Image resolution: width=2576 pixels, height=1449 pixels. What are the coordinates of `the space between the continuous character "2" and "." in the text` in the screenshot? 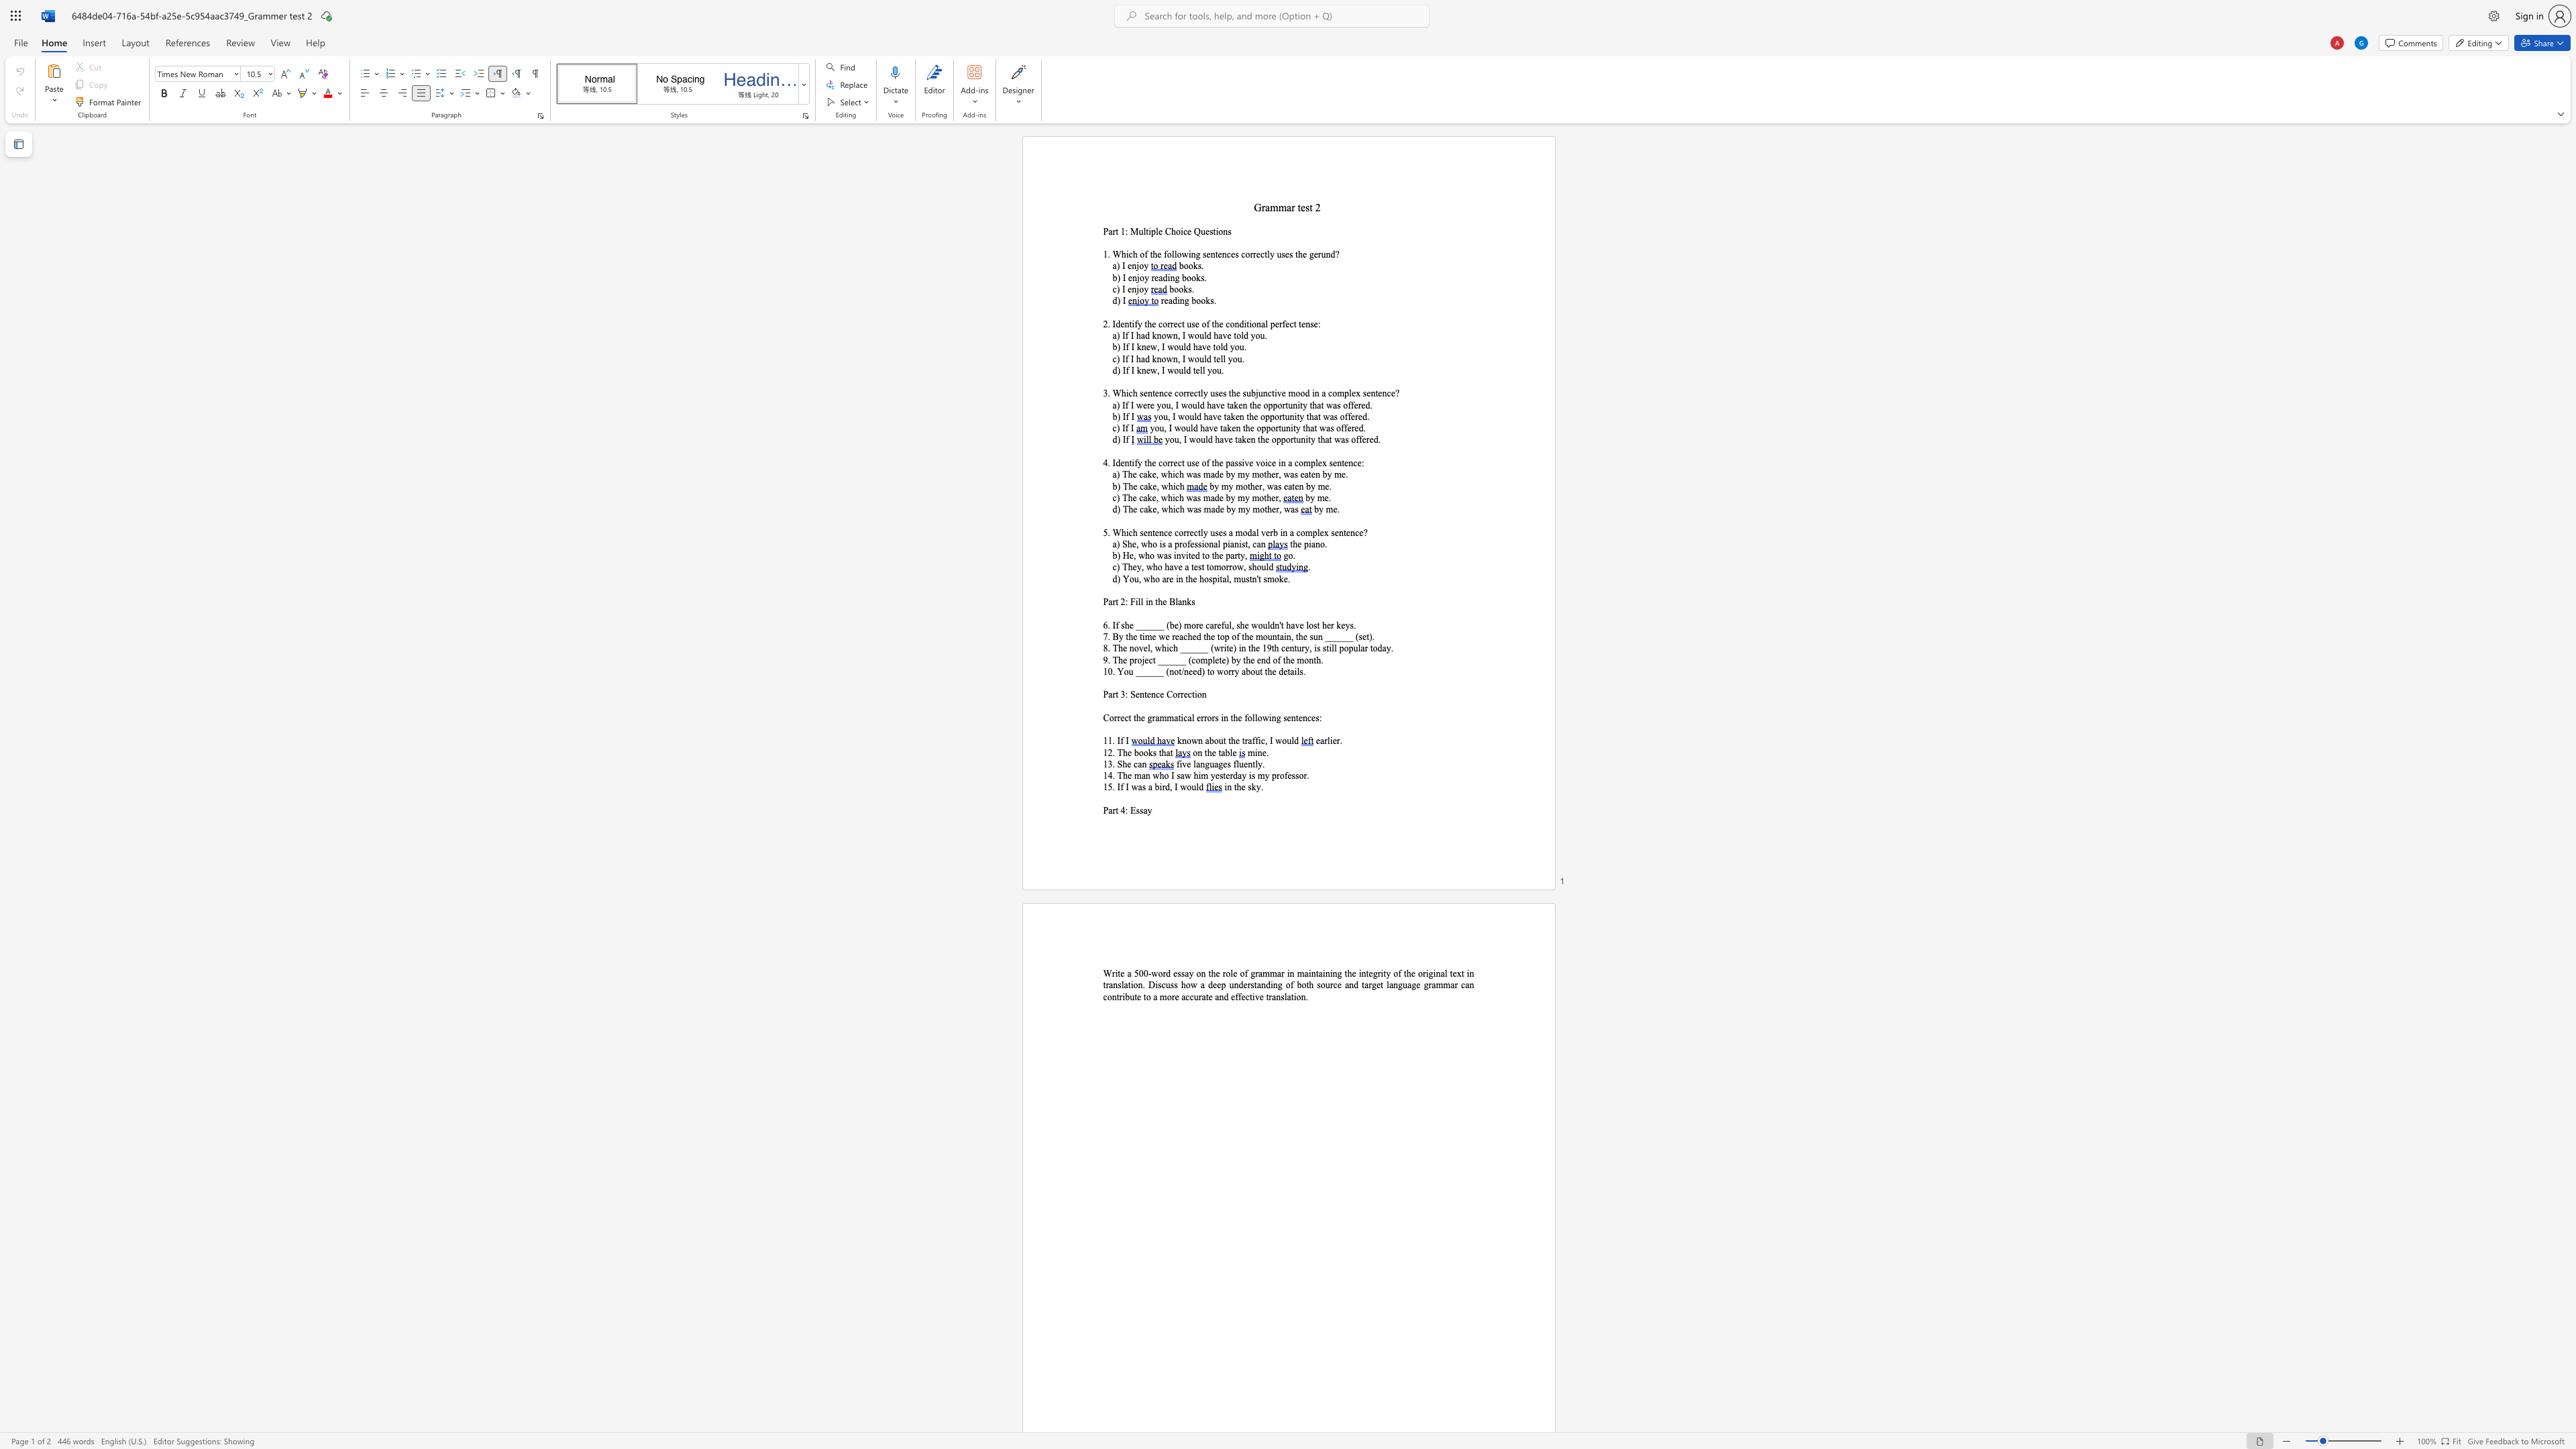 It's located at (1111, 752).